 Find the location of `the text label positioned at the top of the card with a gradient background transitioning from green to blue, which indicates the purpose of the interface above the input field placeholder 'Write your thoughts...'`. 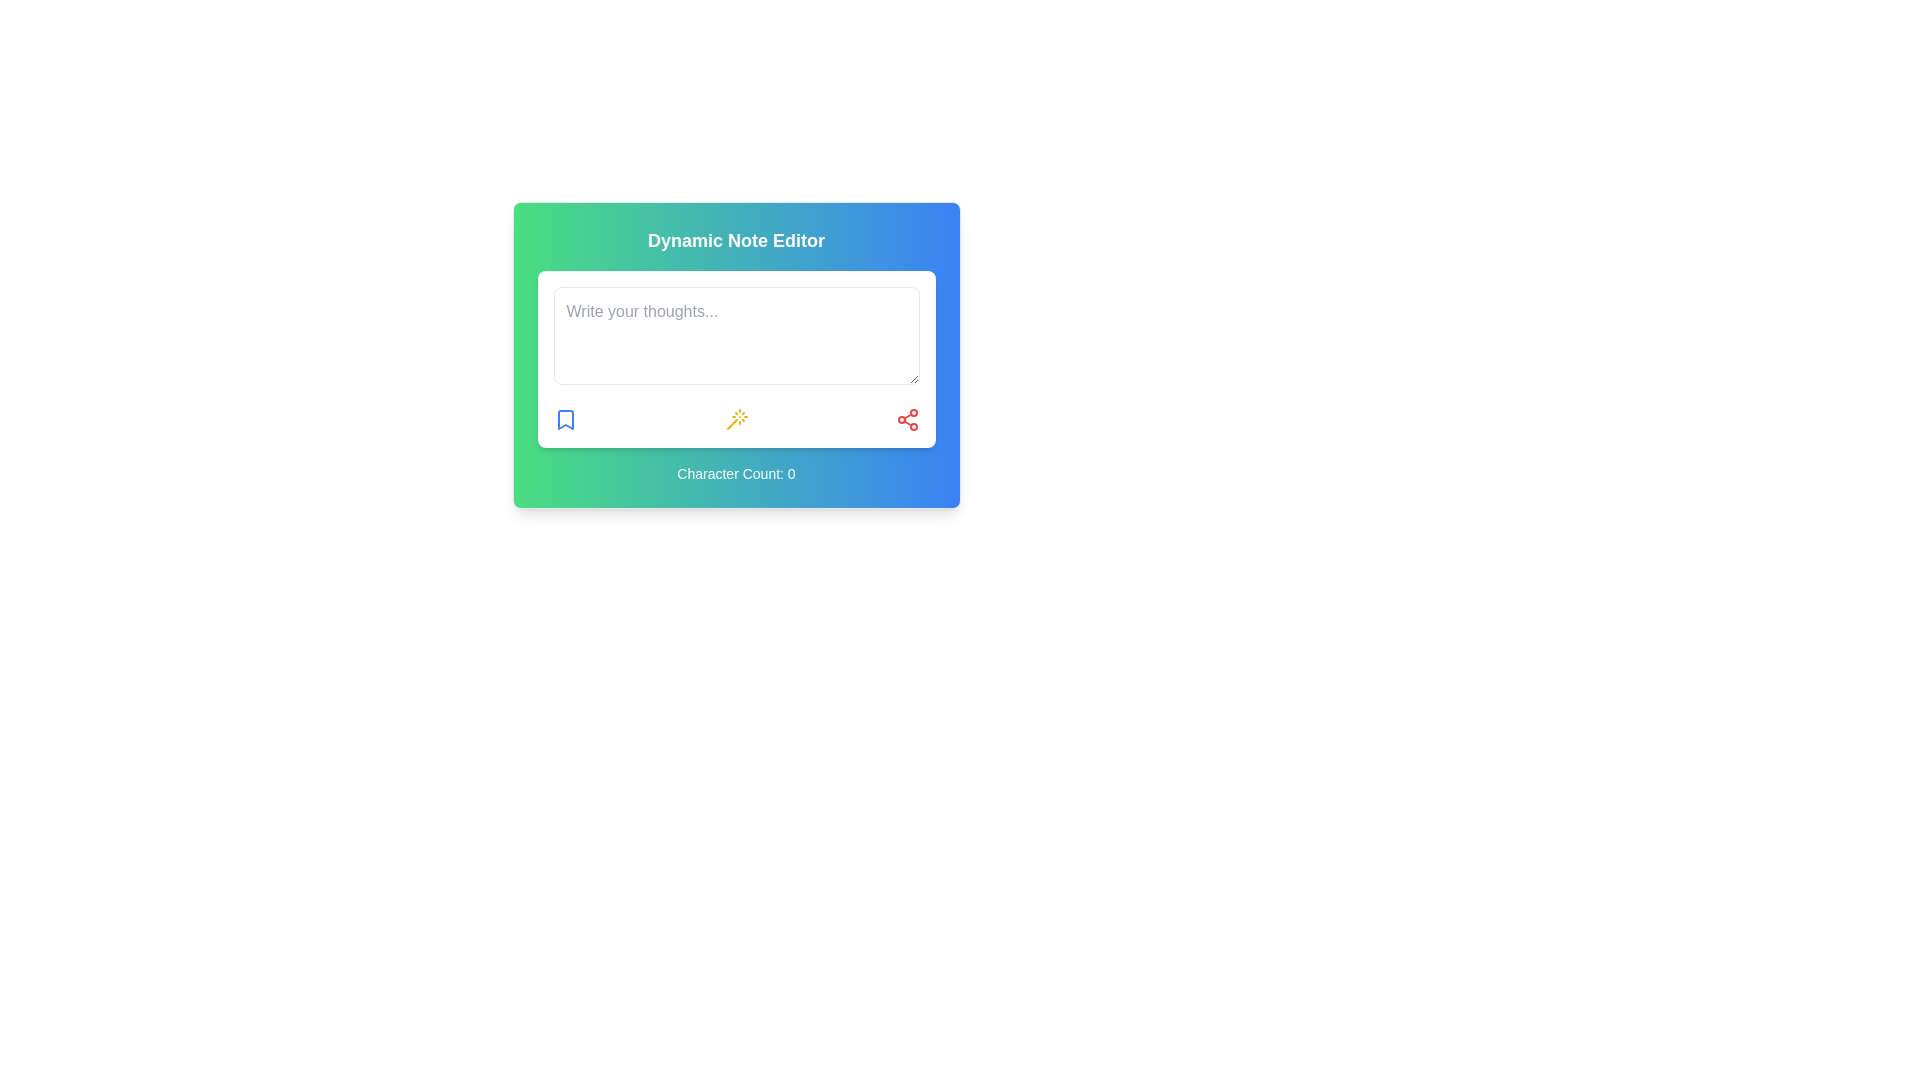

the text label positioned at the top of the card with a gradient background transitioning from green to blue, which indicates the purpose of the interface above the input field placeholder 'Write your thoughts...' is located at coordinates (735, 239).